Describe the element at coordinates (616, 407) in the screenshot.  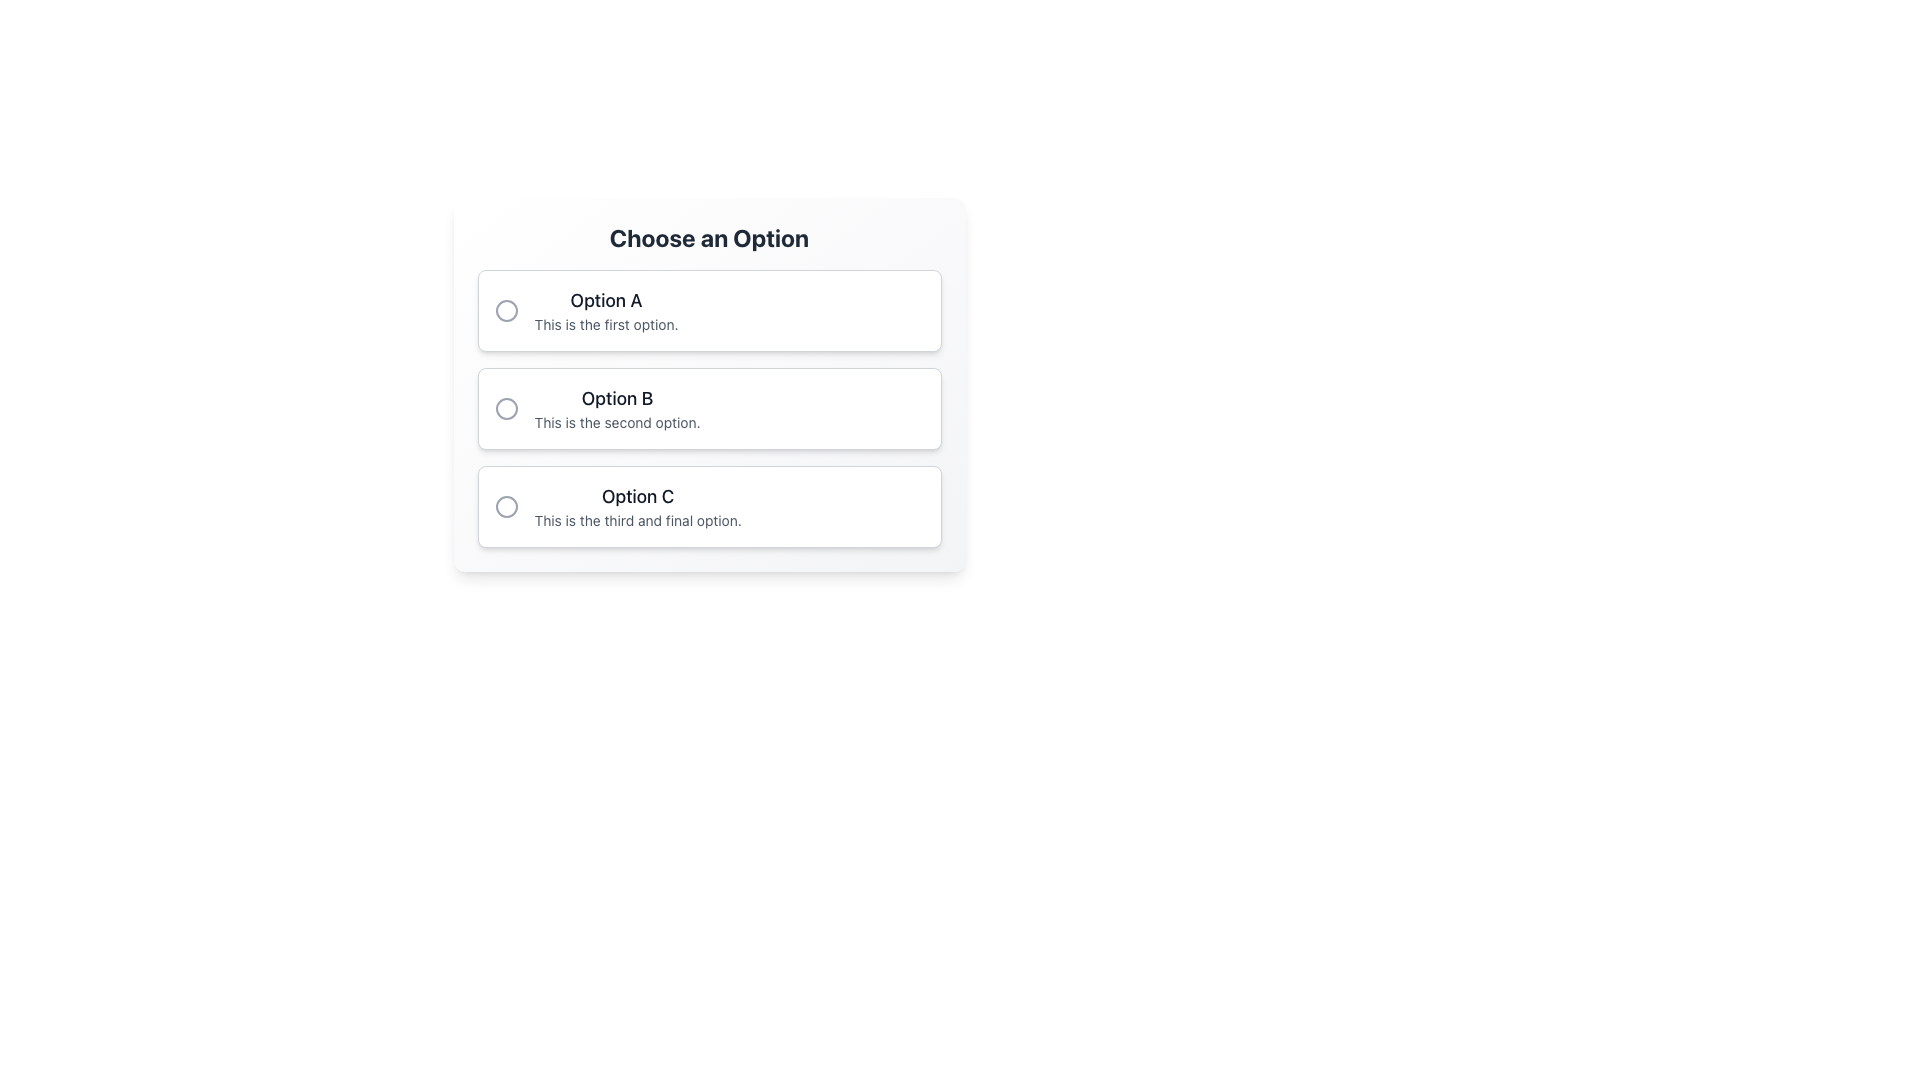
I see `the text label containing 'Option B' and the subtitle 'This is the second option.', which is positioned below 'Option A' in a vertical list of choices` at that location.